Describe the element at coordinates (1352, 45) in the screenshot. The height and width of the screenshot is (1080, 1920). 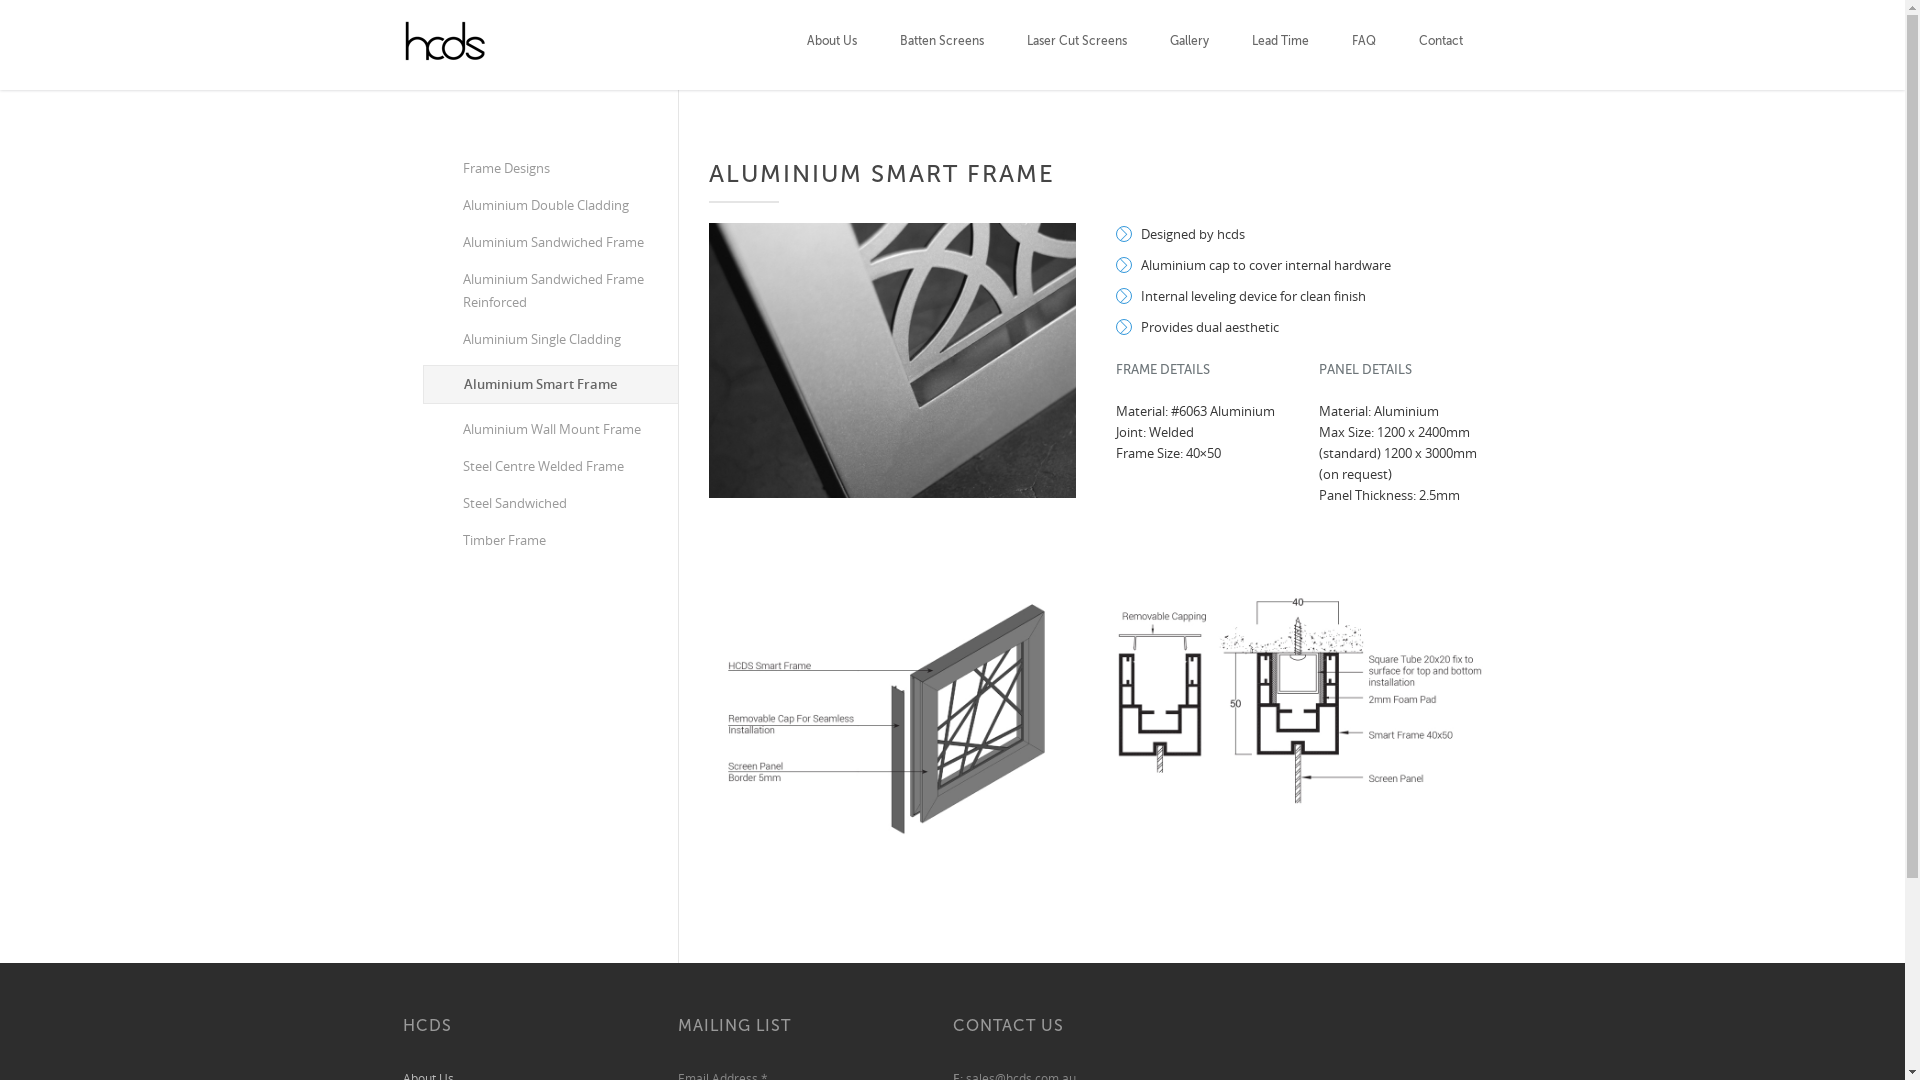
I see `'FAQ'` at that location.